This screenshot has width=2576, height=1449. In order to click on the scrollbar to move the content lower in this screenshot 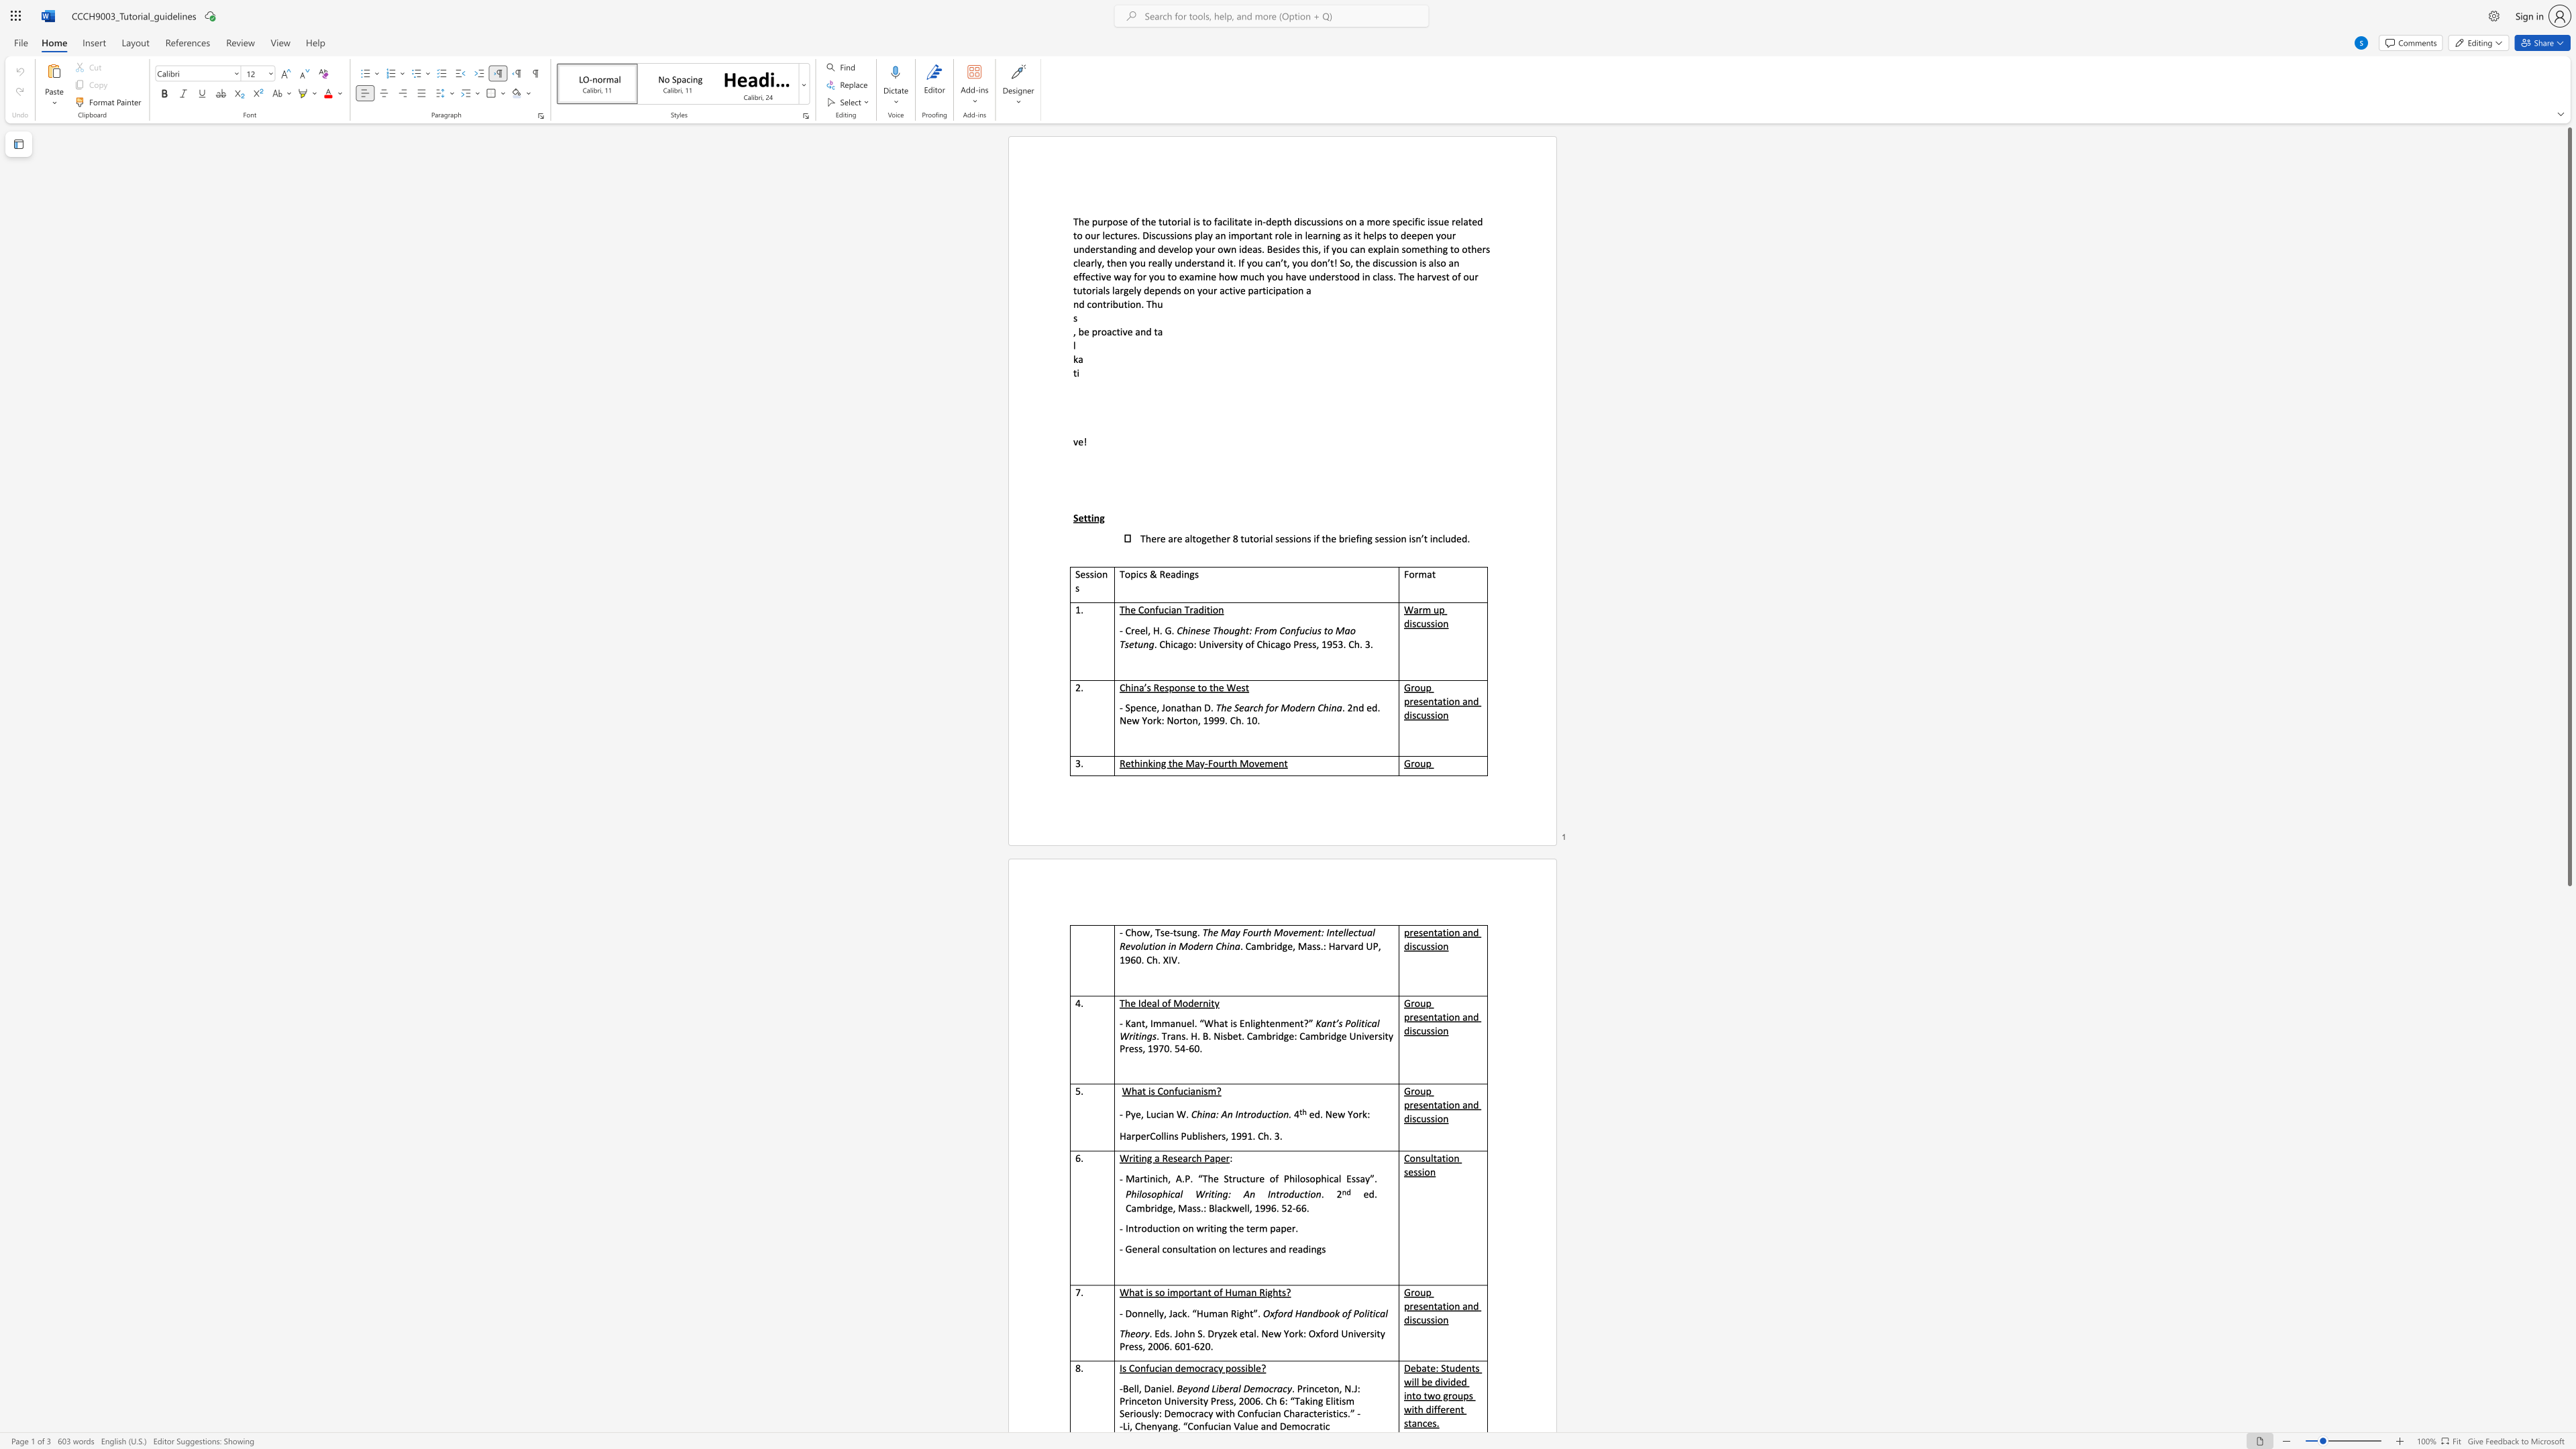, I will do `click(2568, 978)`.